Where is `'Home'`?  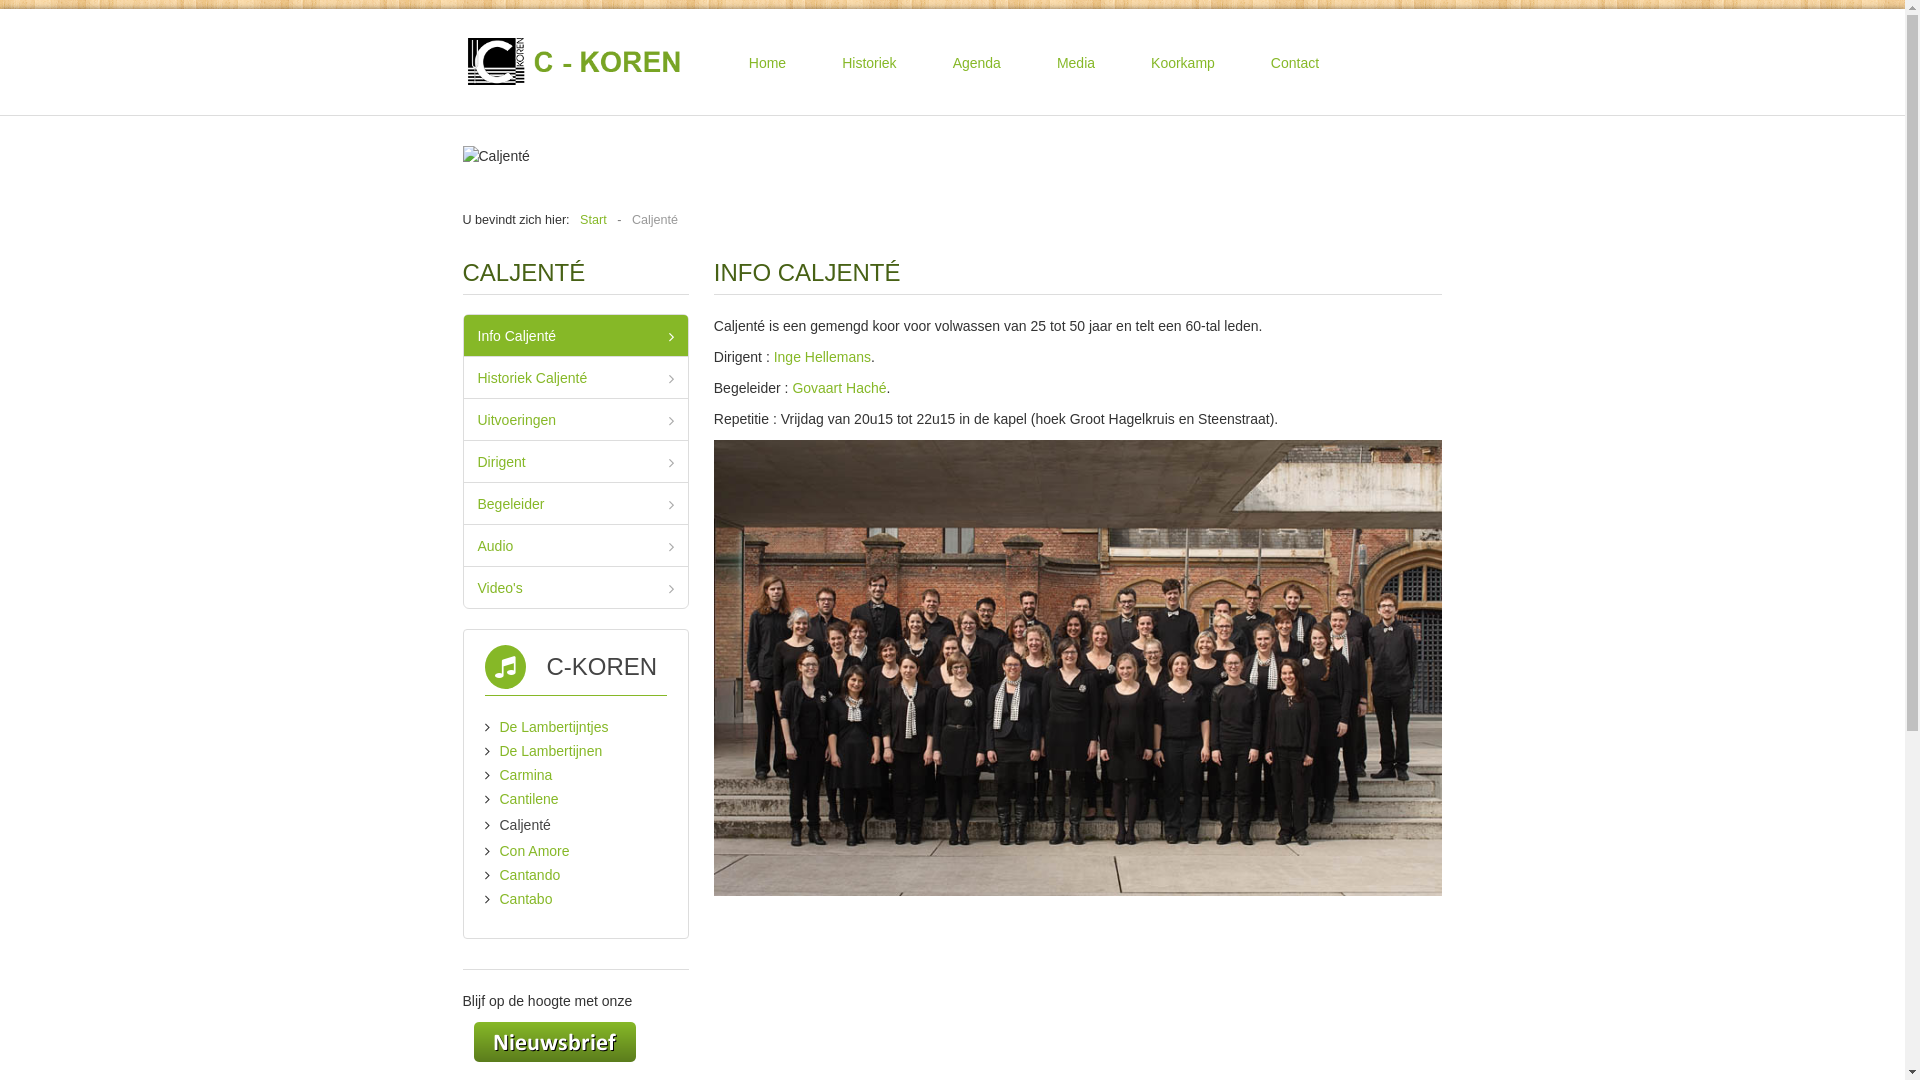
'Home' is located at coordinates (727, 61).